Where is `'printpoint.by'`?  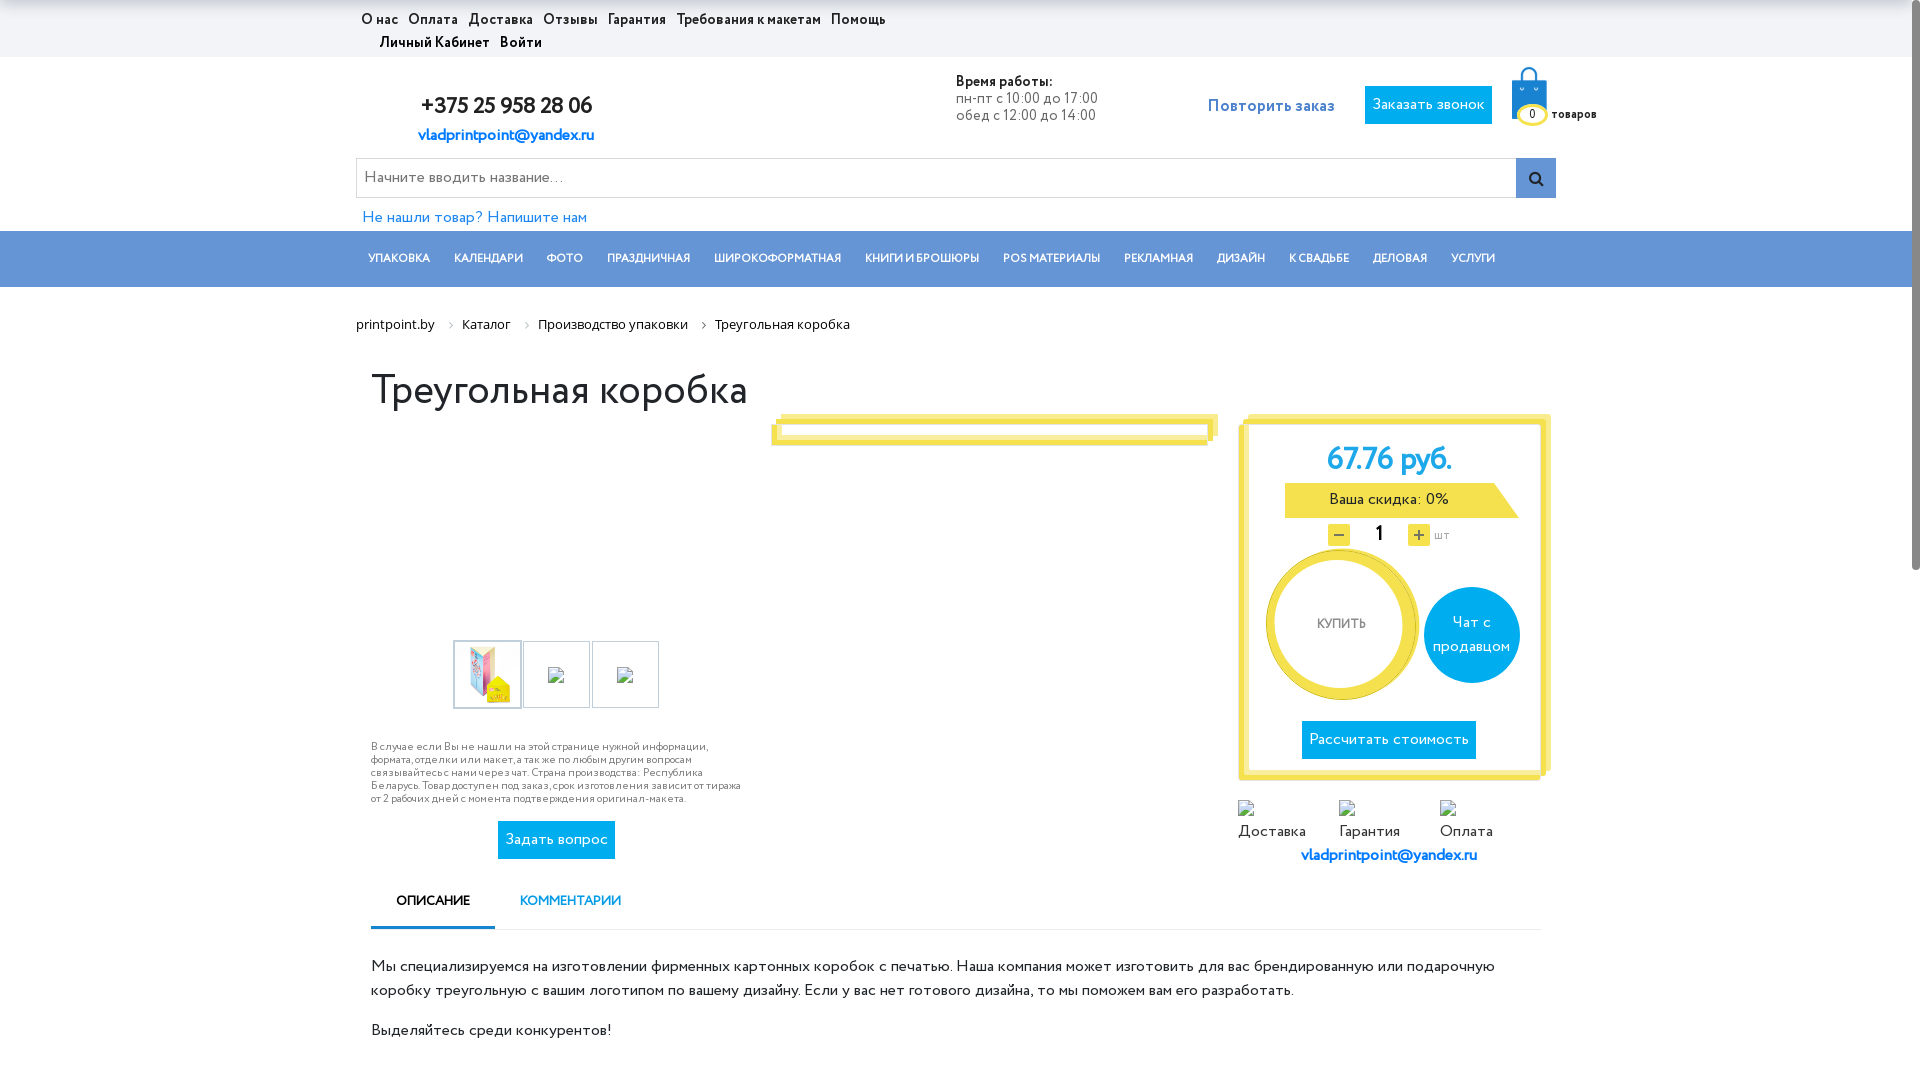
'printpoint.by' is located at coordinates (395, 323).